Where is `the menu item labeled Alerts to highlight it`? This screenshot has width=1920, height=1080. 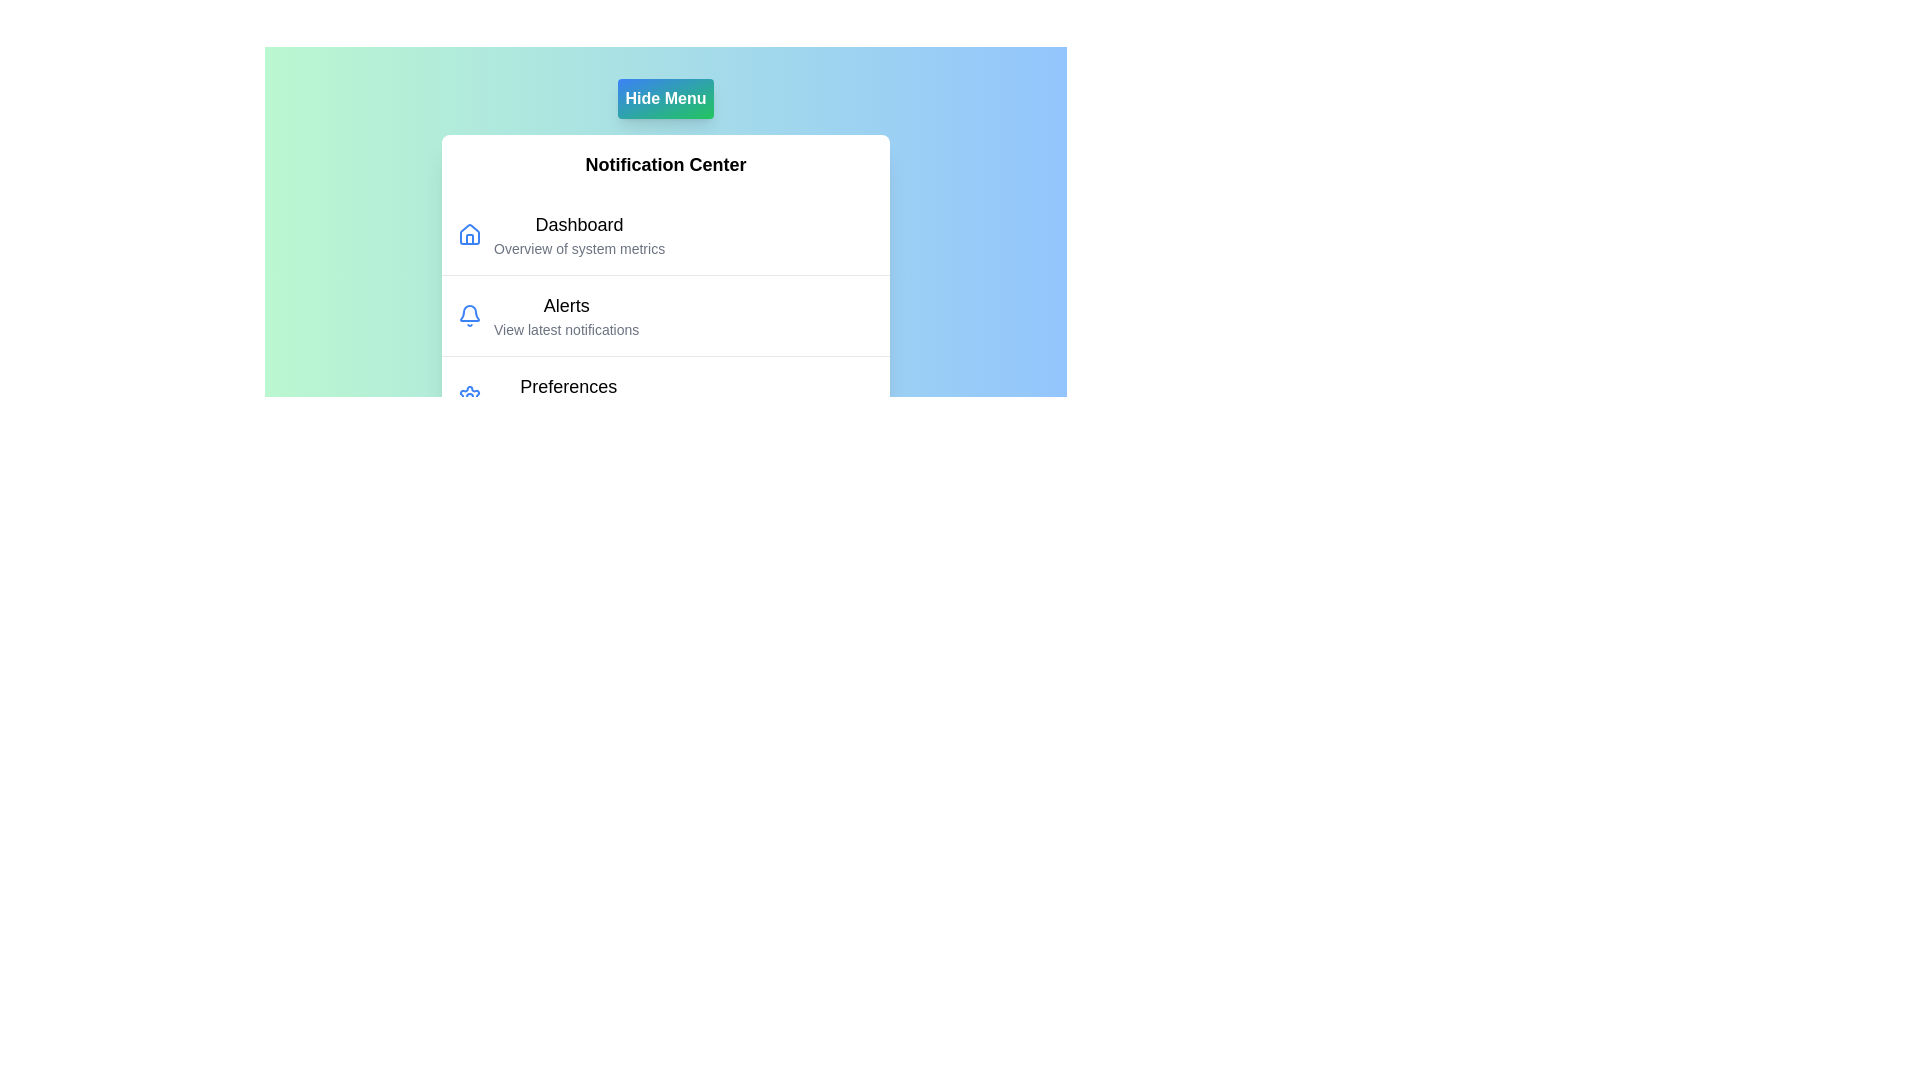 the menu item labeled Alerts to highlight it is located at coordinates (565, 315).